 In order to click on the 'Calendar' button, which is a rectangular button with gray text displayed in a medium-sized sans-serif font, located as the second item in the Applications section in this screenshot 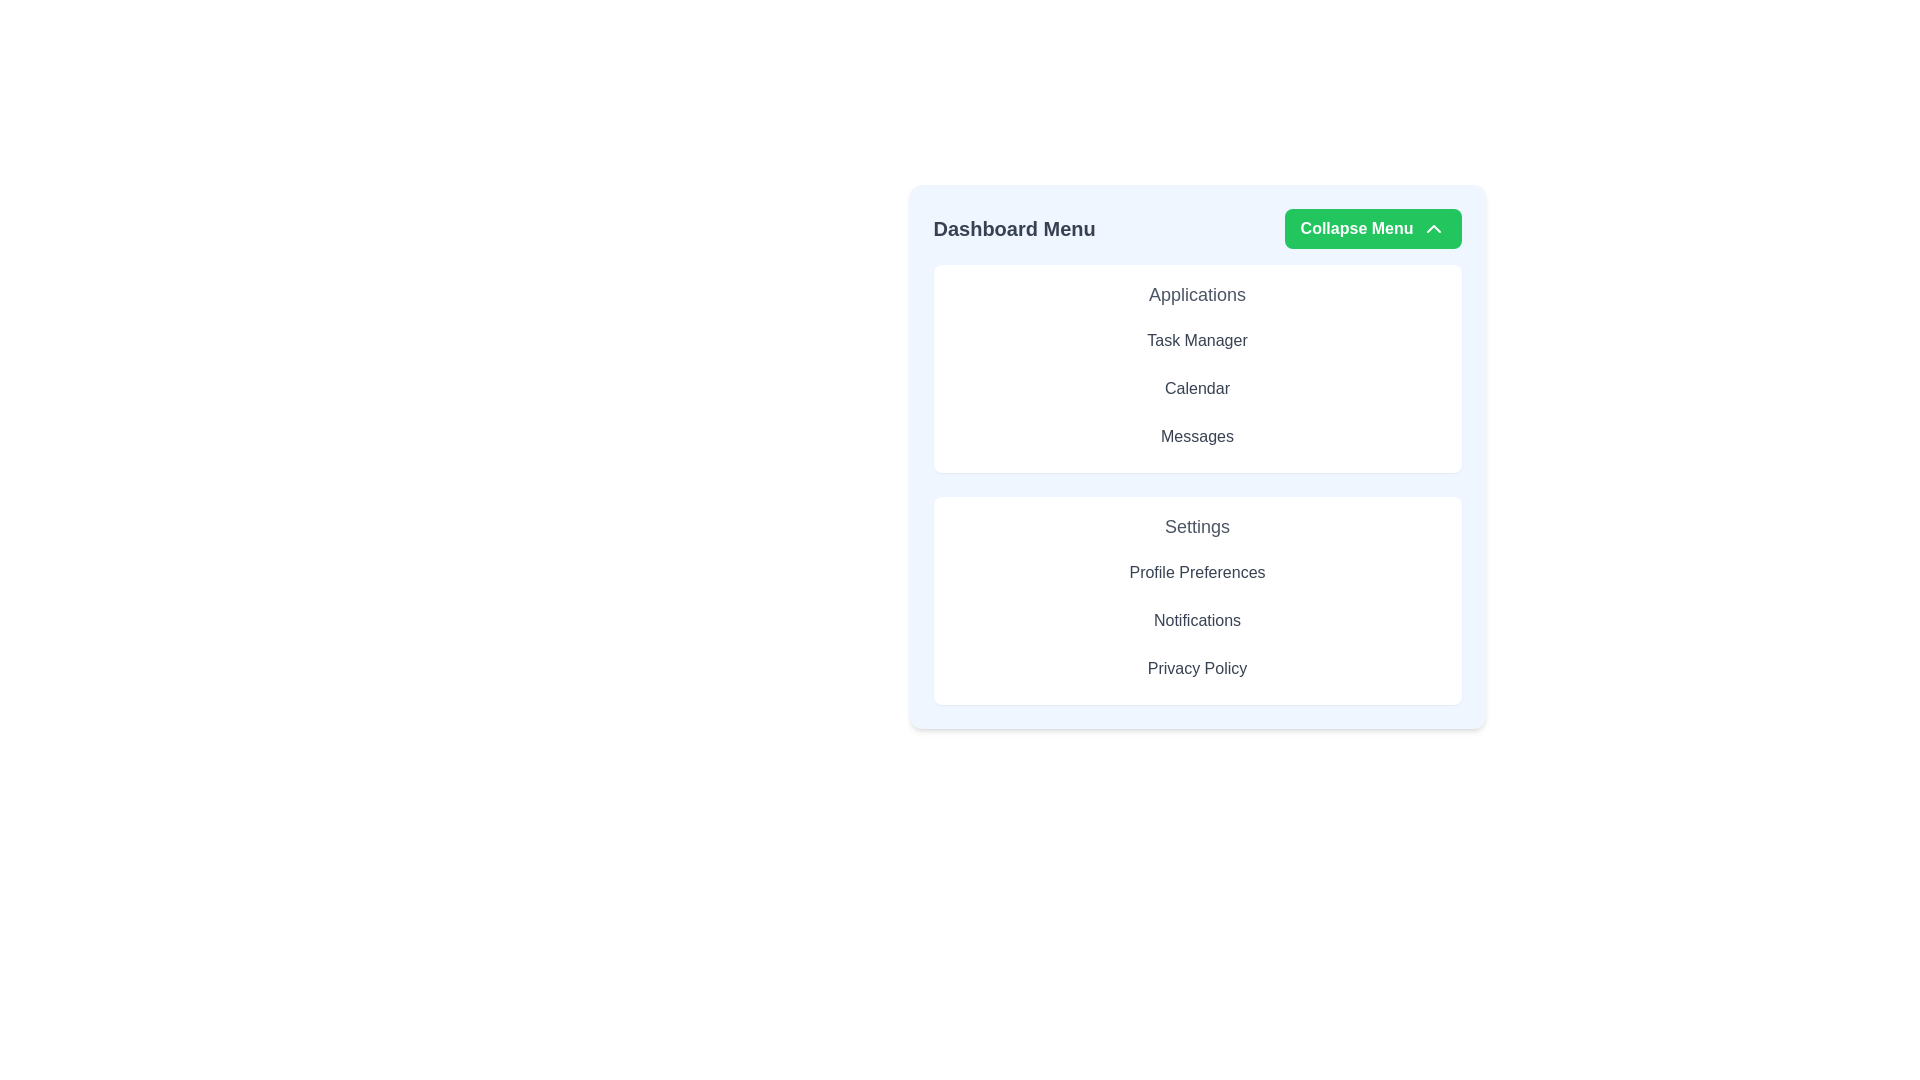, I will do `click(1197, 389)`.